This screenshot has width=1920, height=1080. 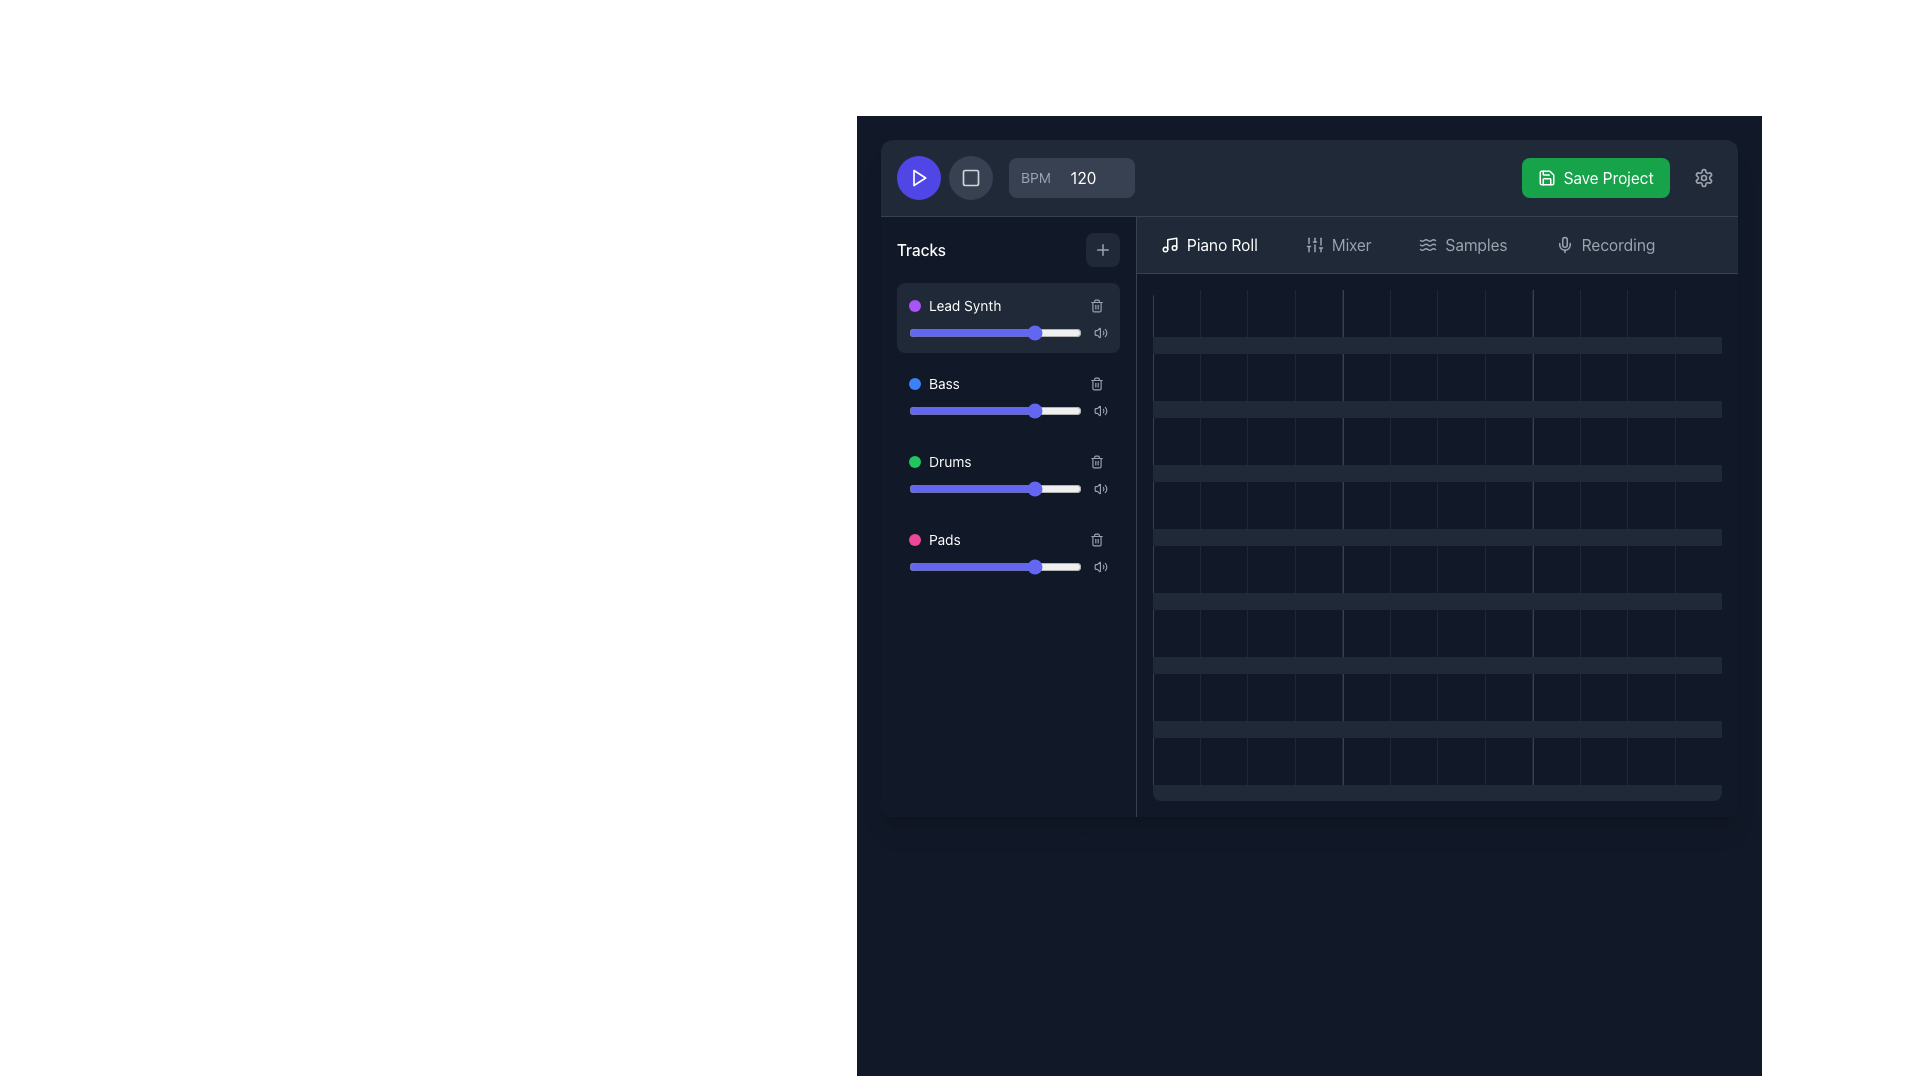 I want to click on the grid tile located in the bottommost row and leftmost column of the grid layout, so click(x=1176, y=761).